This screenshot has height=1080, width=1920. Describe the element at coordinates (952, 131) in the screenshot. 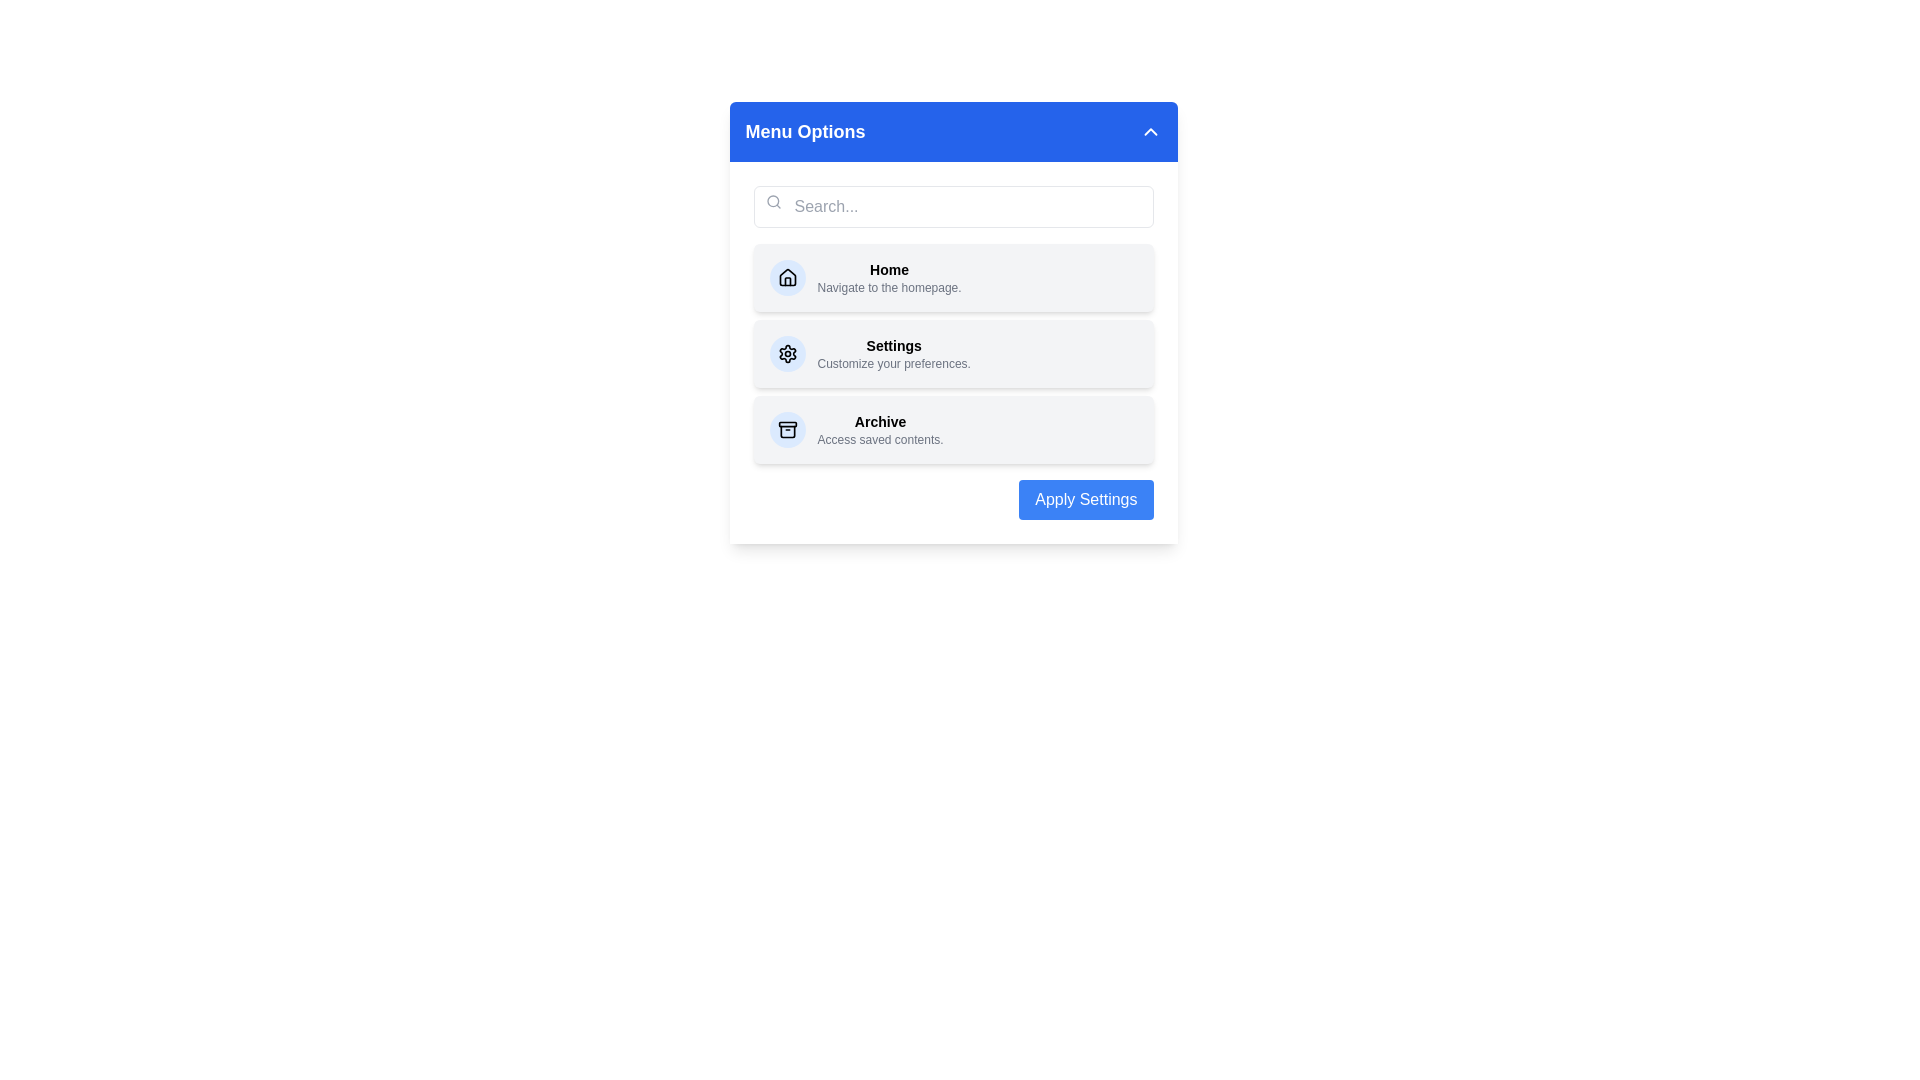

I see `the 'Menu Options' button to toggle the visibility of the menu` at that location.